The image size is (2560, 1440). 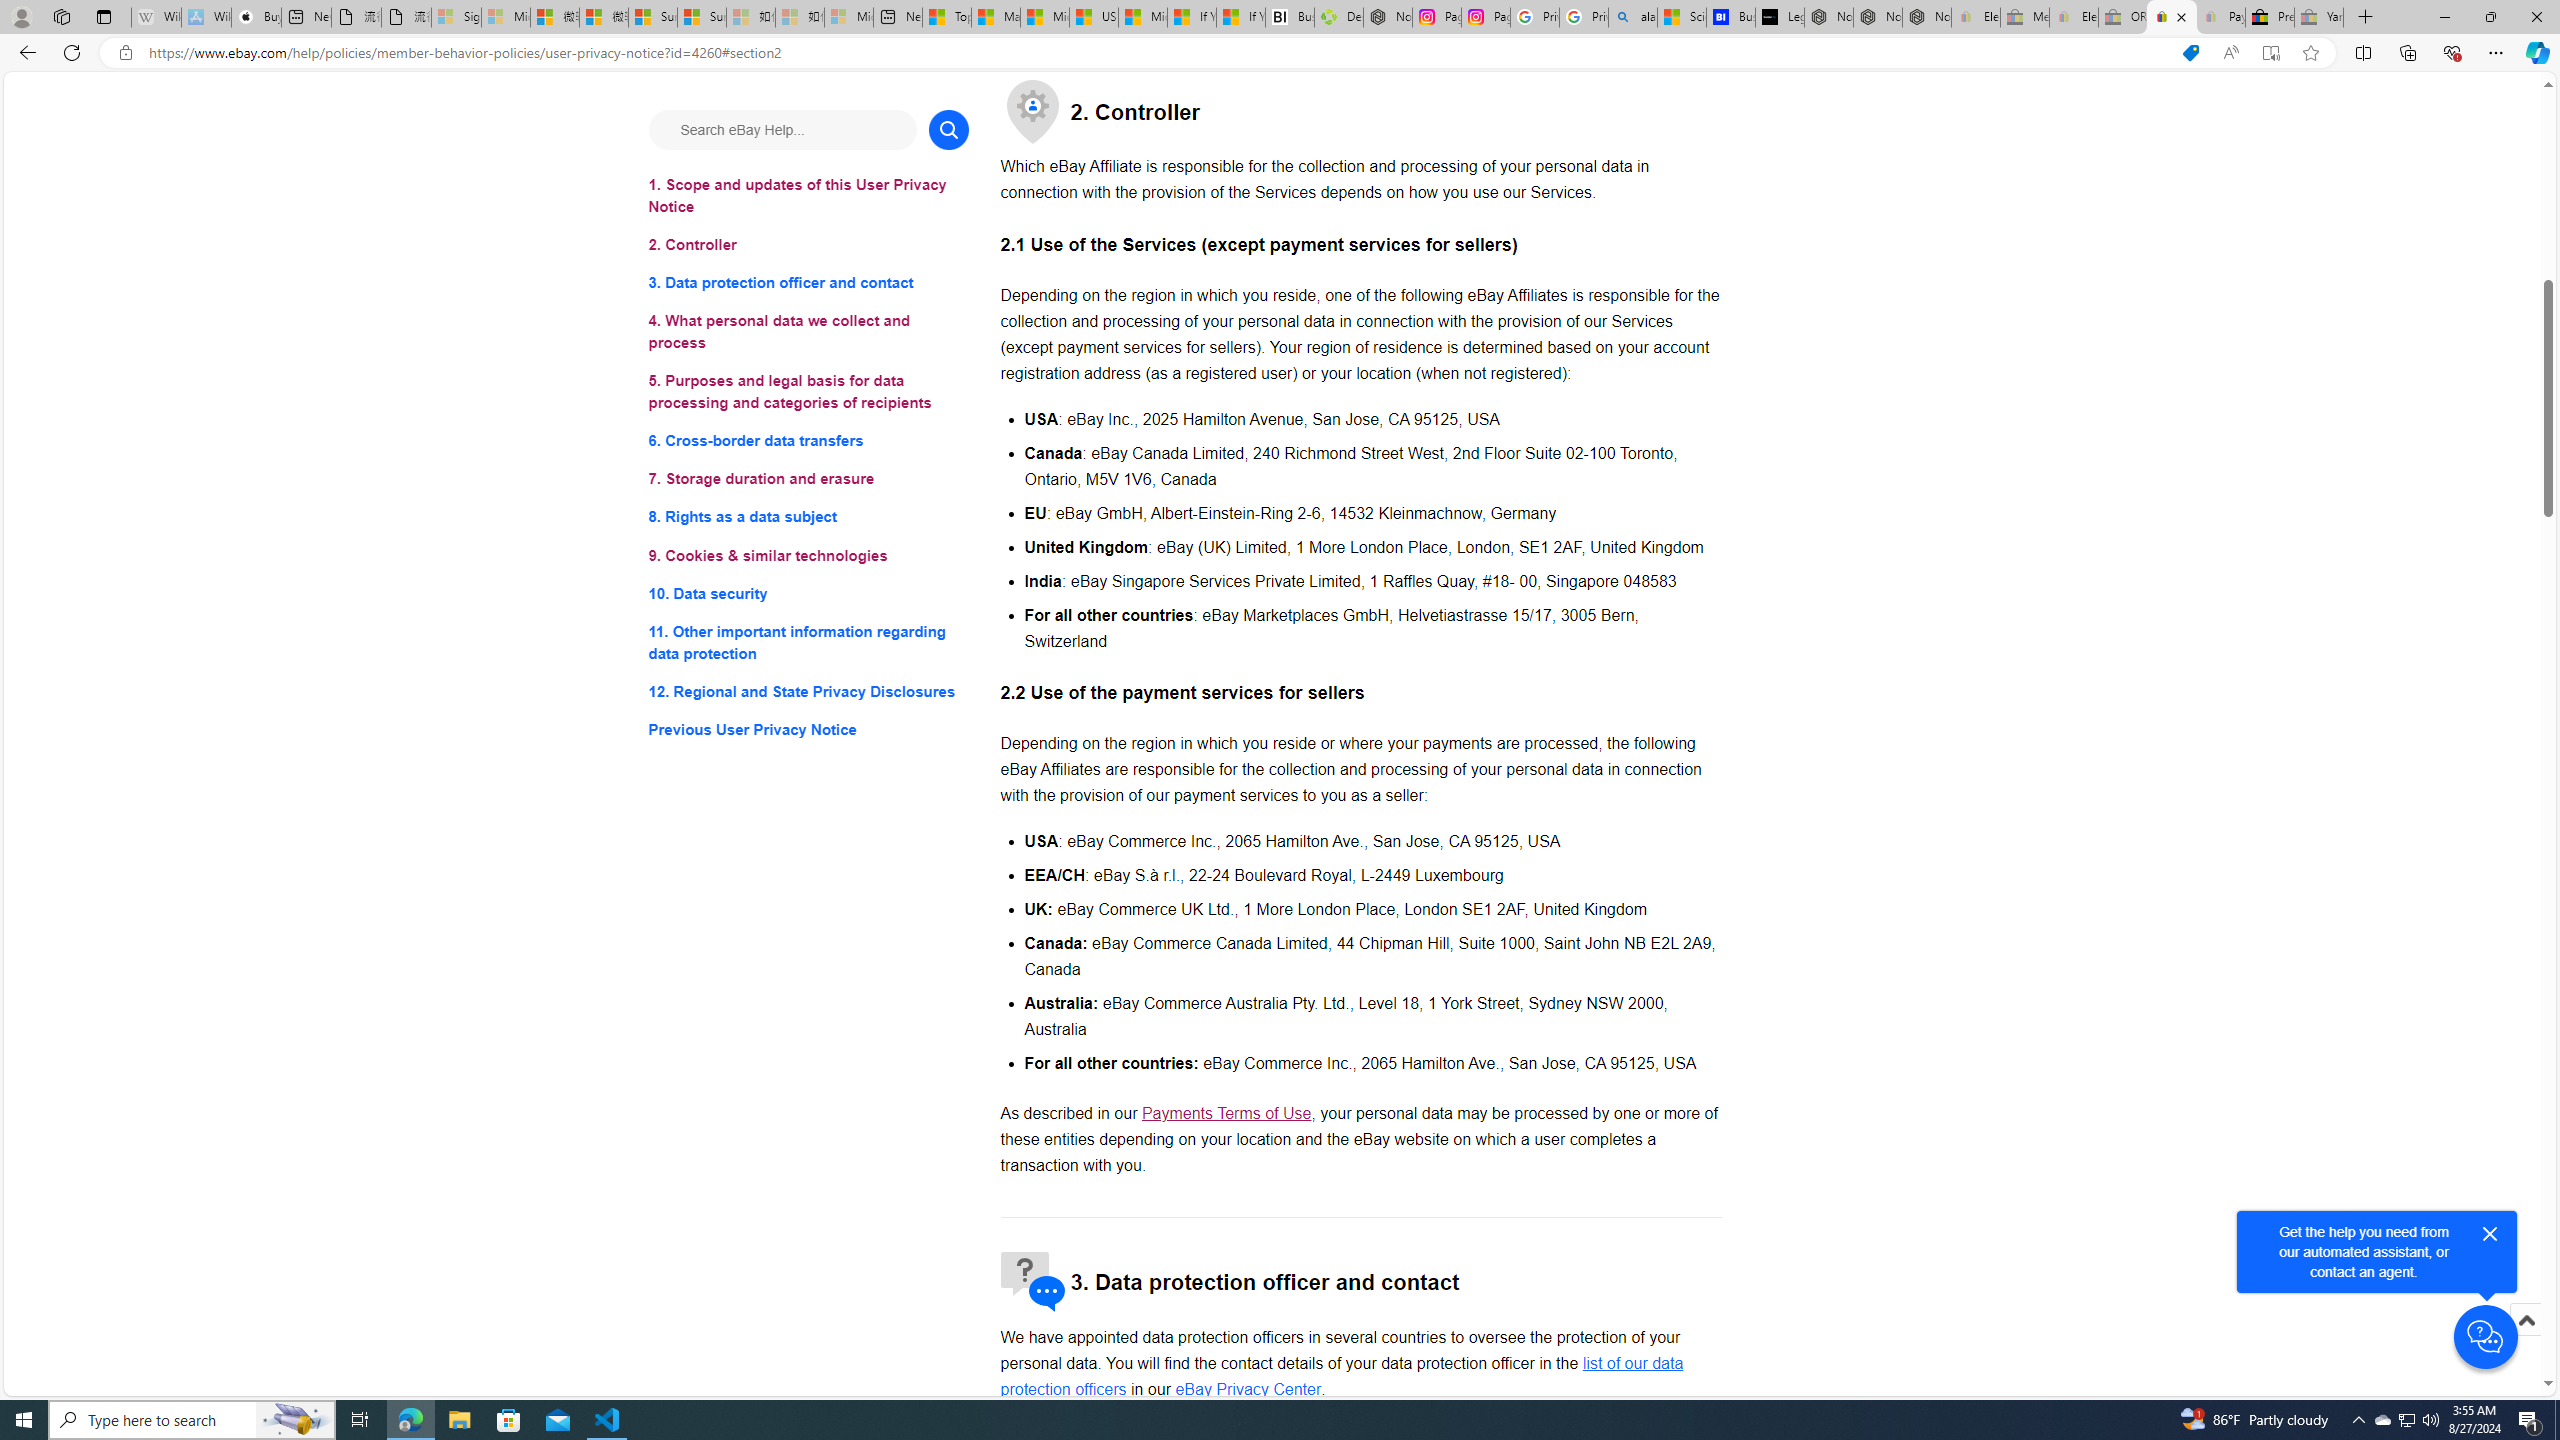 I want to click on '6. Cross-border data transfers', so click(x=807, y=441).